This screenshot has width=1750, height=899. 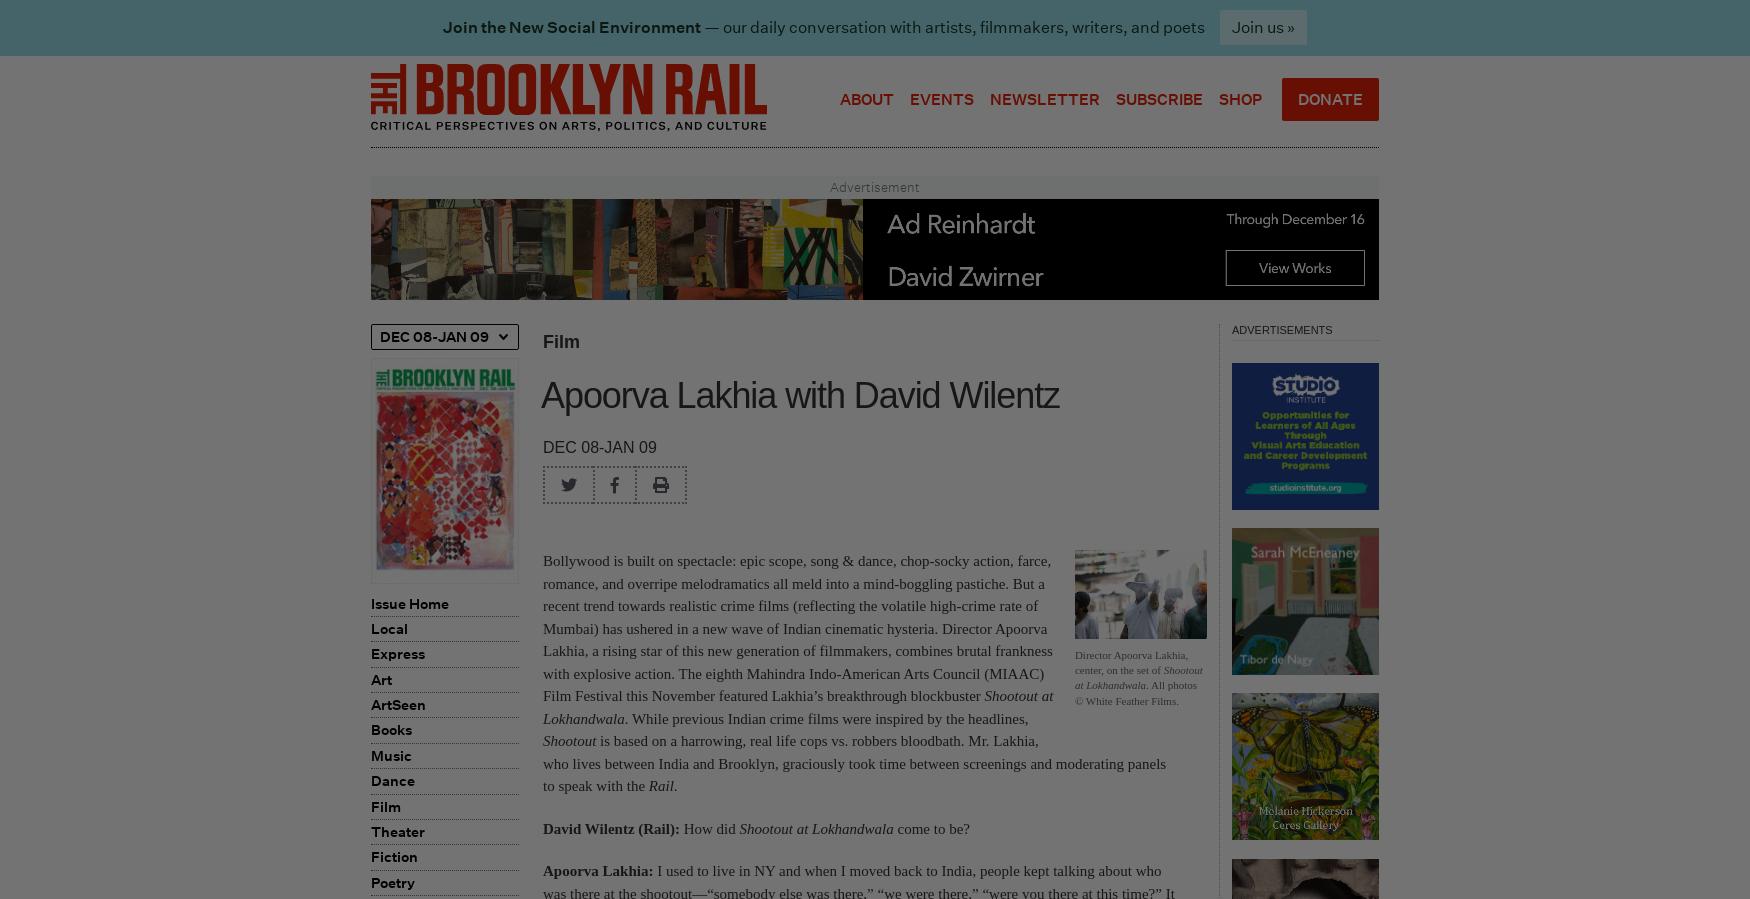 What do you see at coordinates (397, 703) in the screenshot?
I see `'ArtSeen'` at bounding box center [397, 703].